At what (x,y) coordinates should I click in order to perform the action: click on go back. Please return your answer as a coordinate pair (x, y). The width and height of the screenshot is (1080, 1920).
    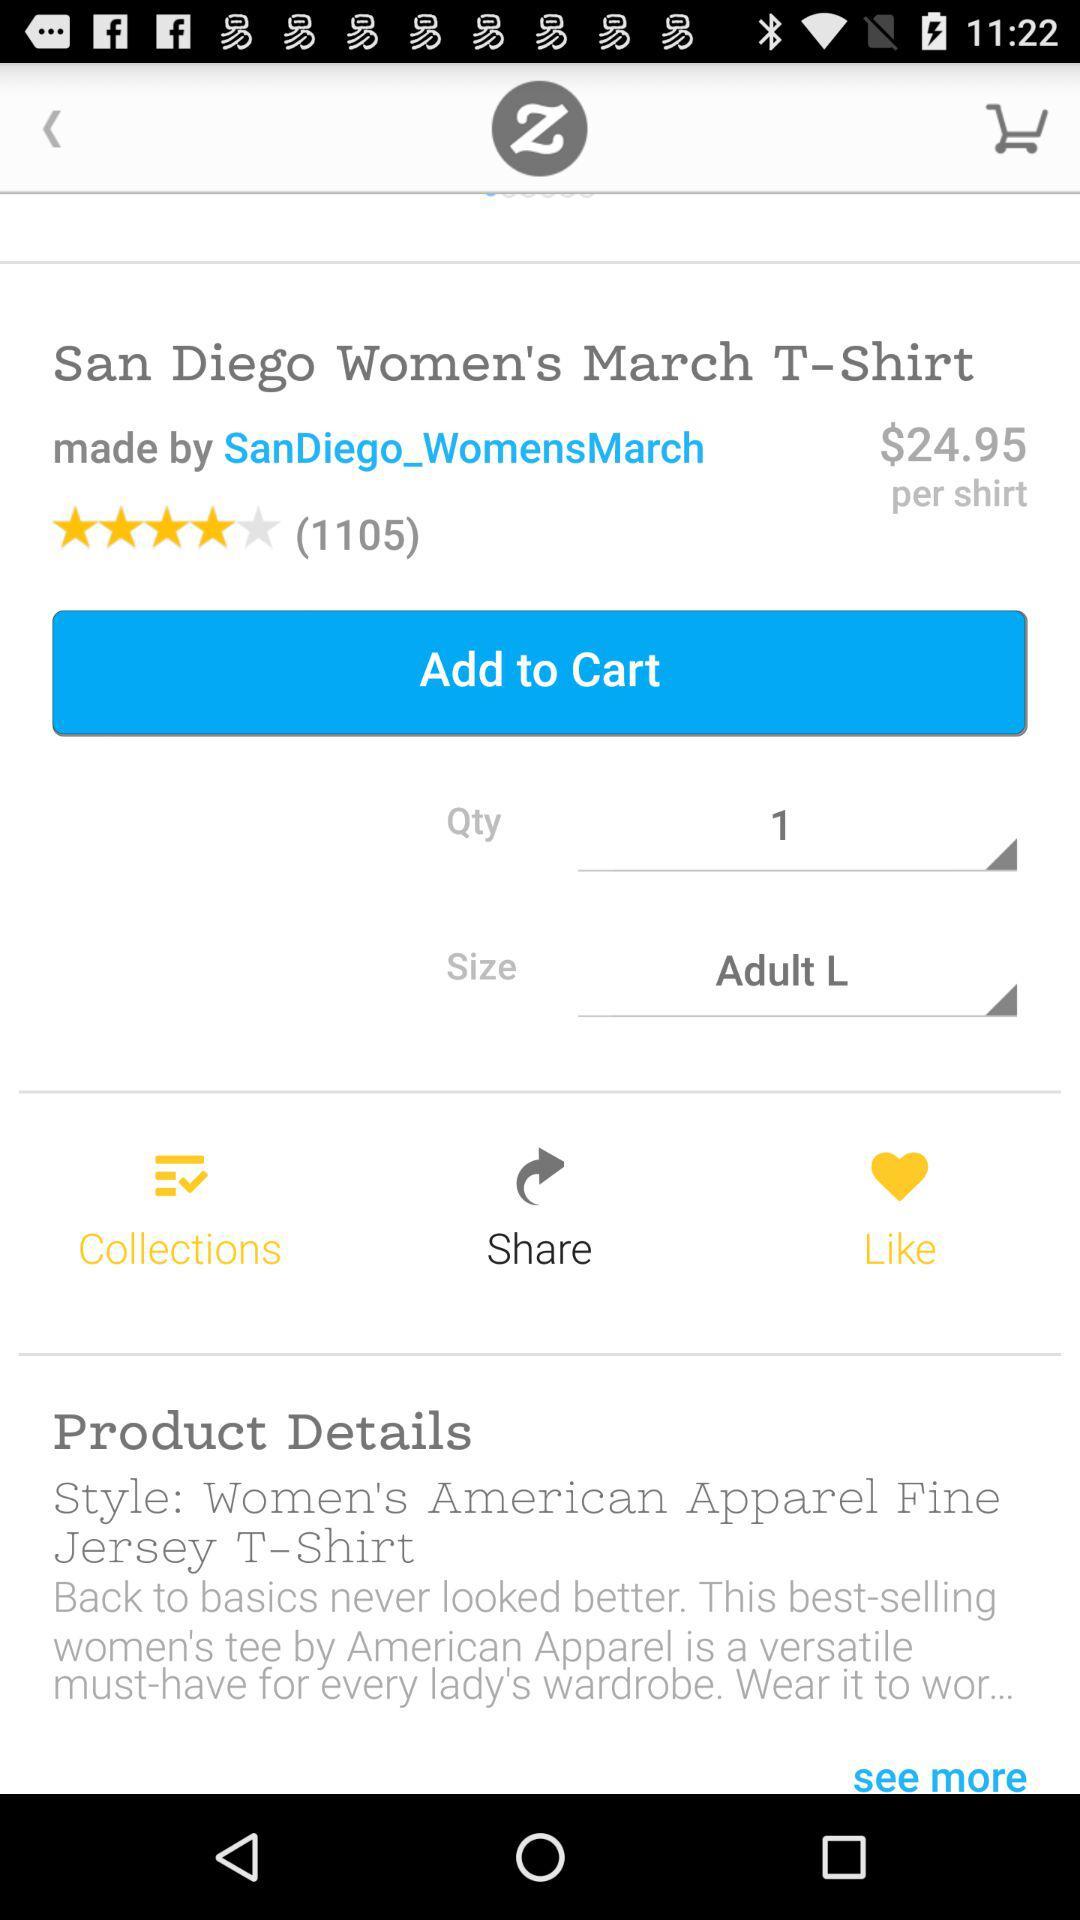
    Looking at the image, I should click on (51, 127).